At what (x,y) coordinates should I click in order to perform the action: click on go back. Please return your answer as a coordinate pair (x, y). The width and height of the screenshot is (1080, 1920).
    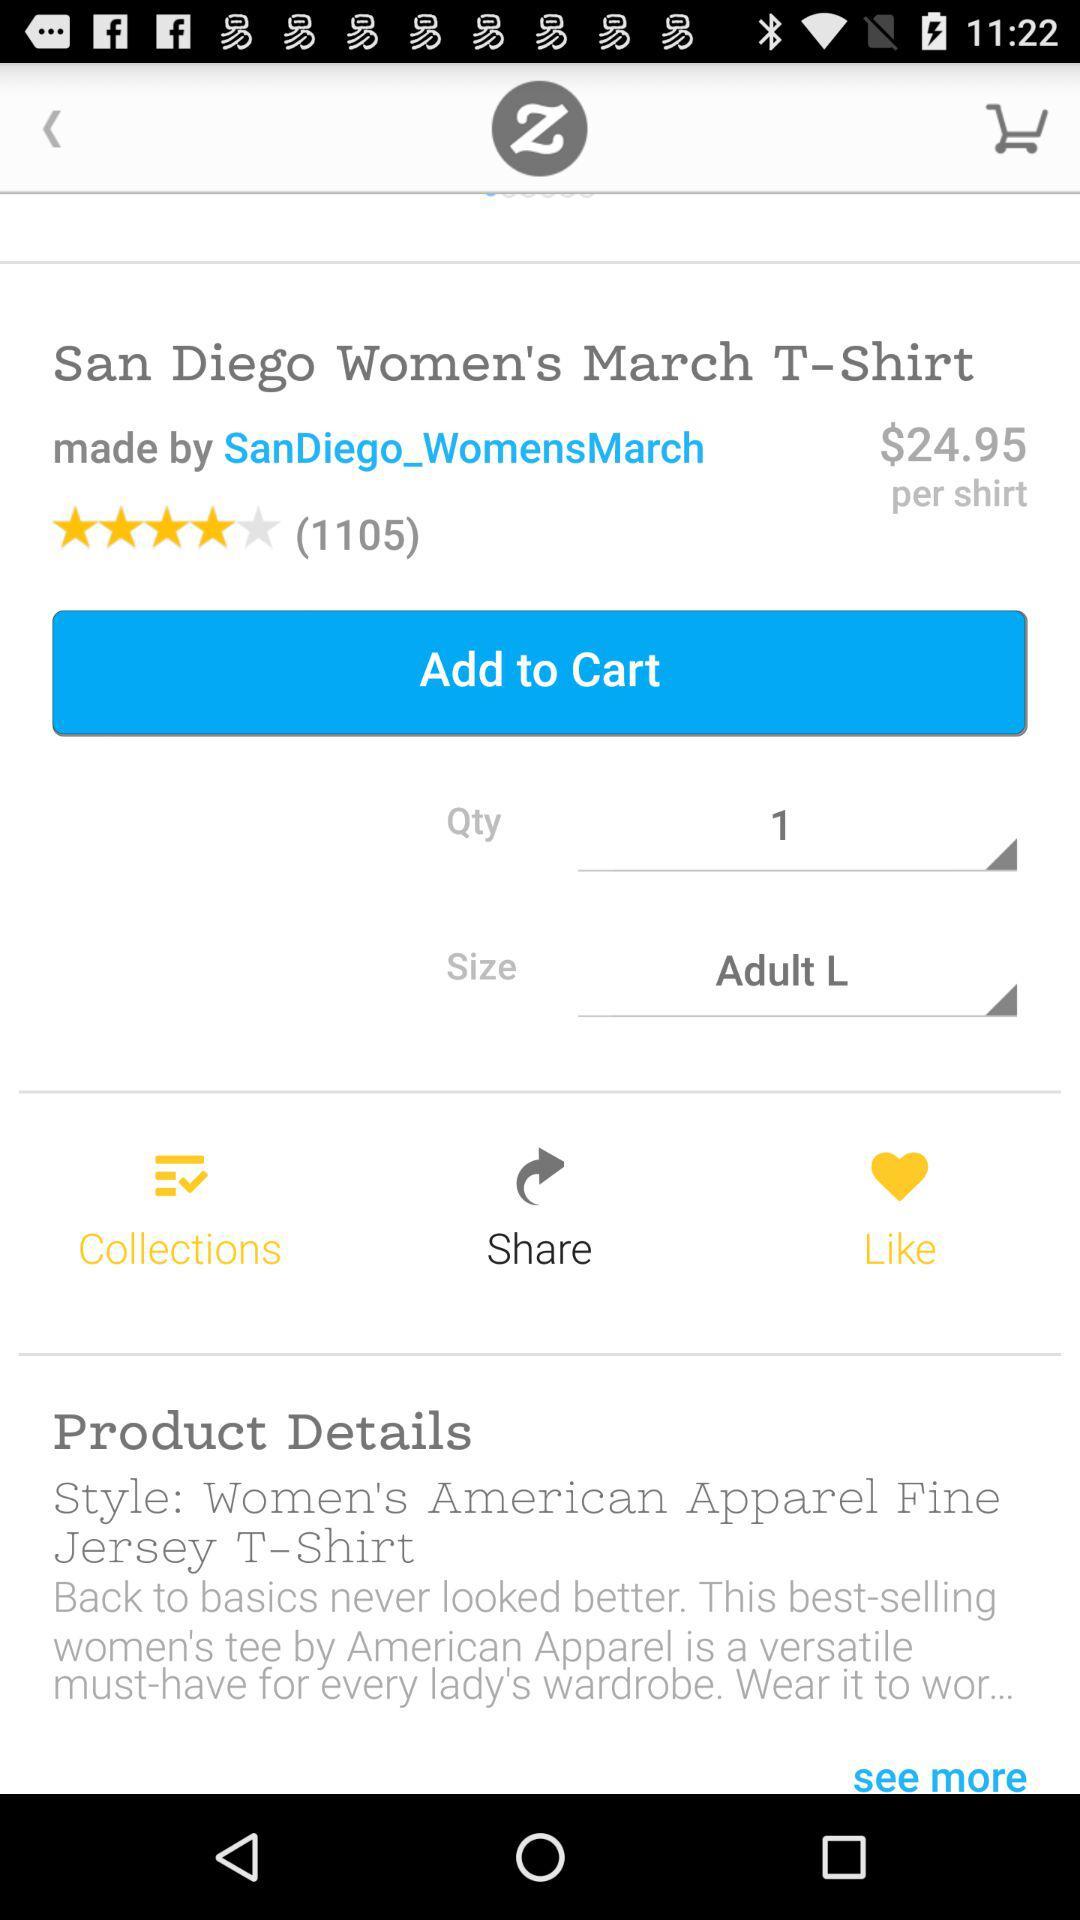
    Looking at the image, I should click on (51, 127).